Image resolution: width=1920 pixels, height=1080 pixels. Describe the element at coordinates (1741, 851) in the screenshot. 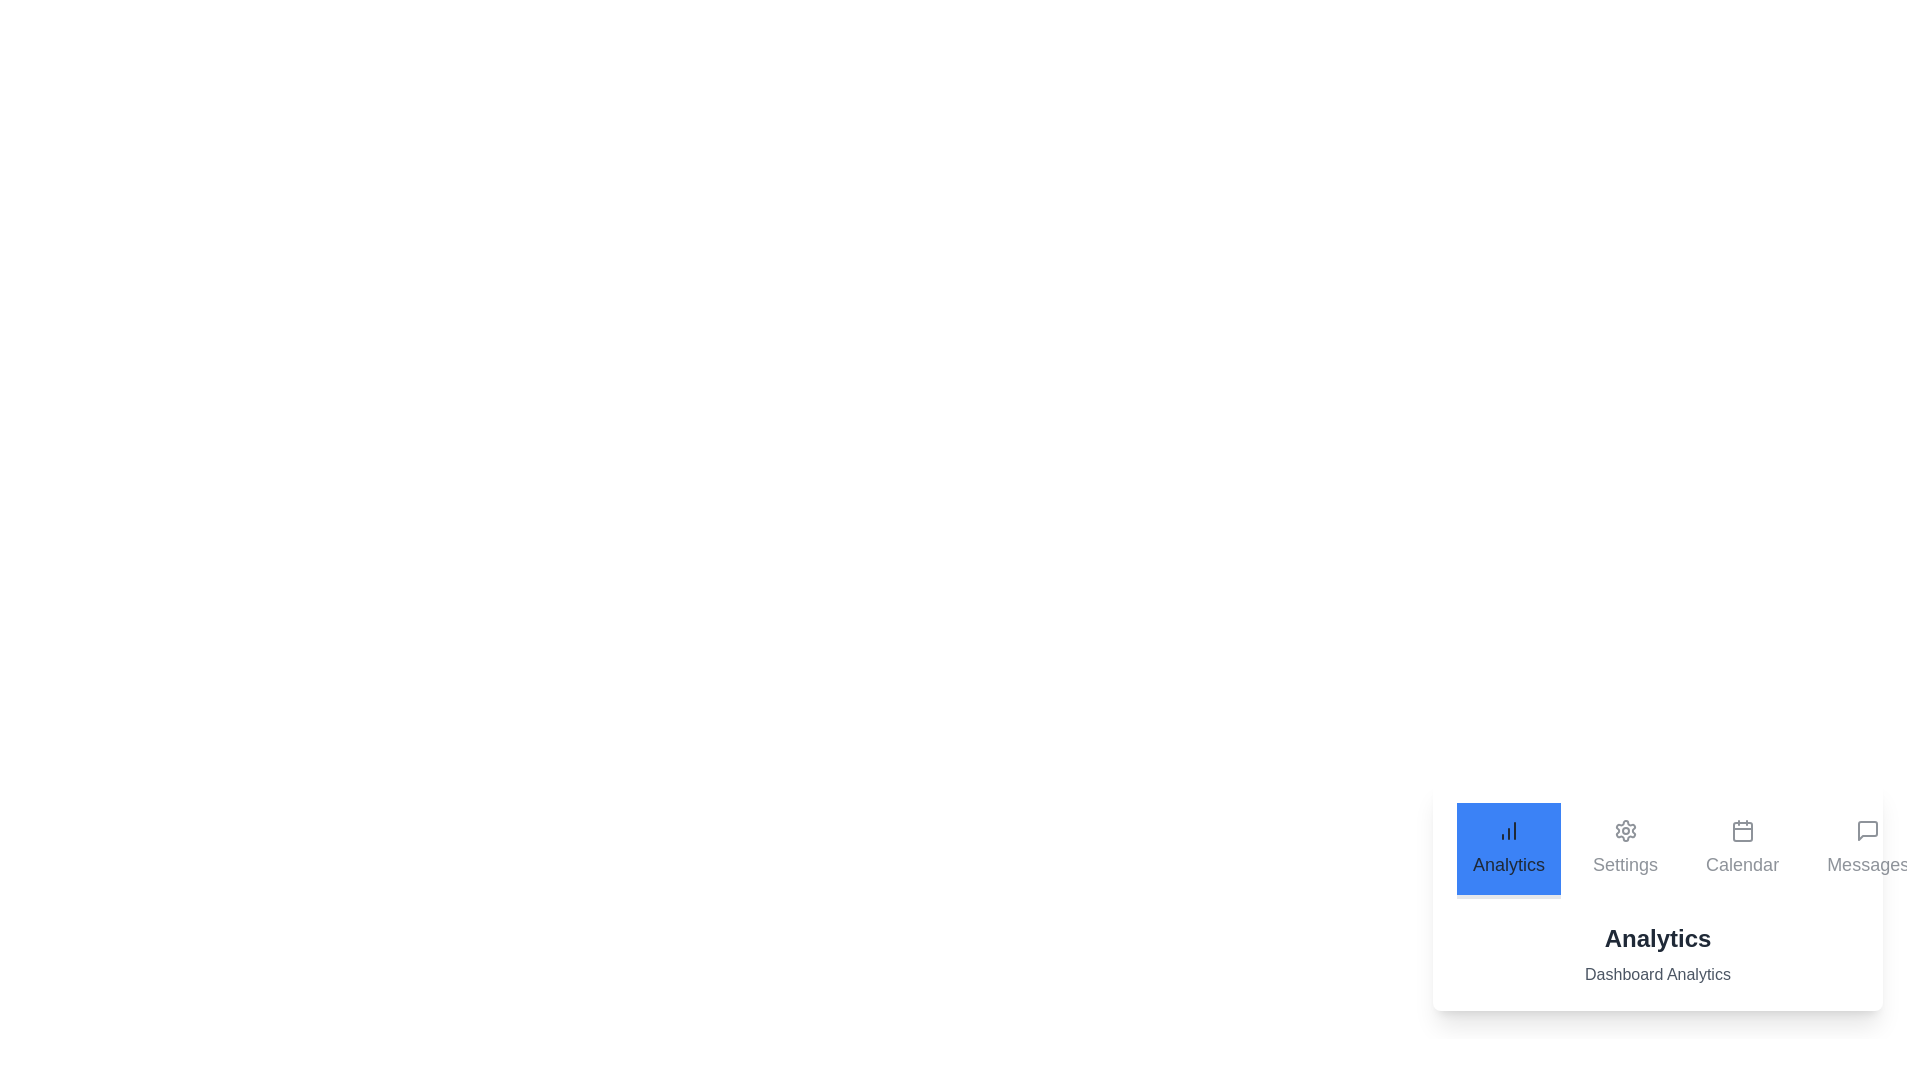

I see `the Calendar tab` at that location.